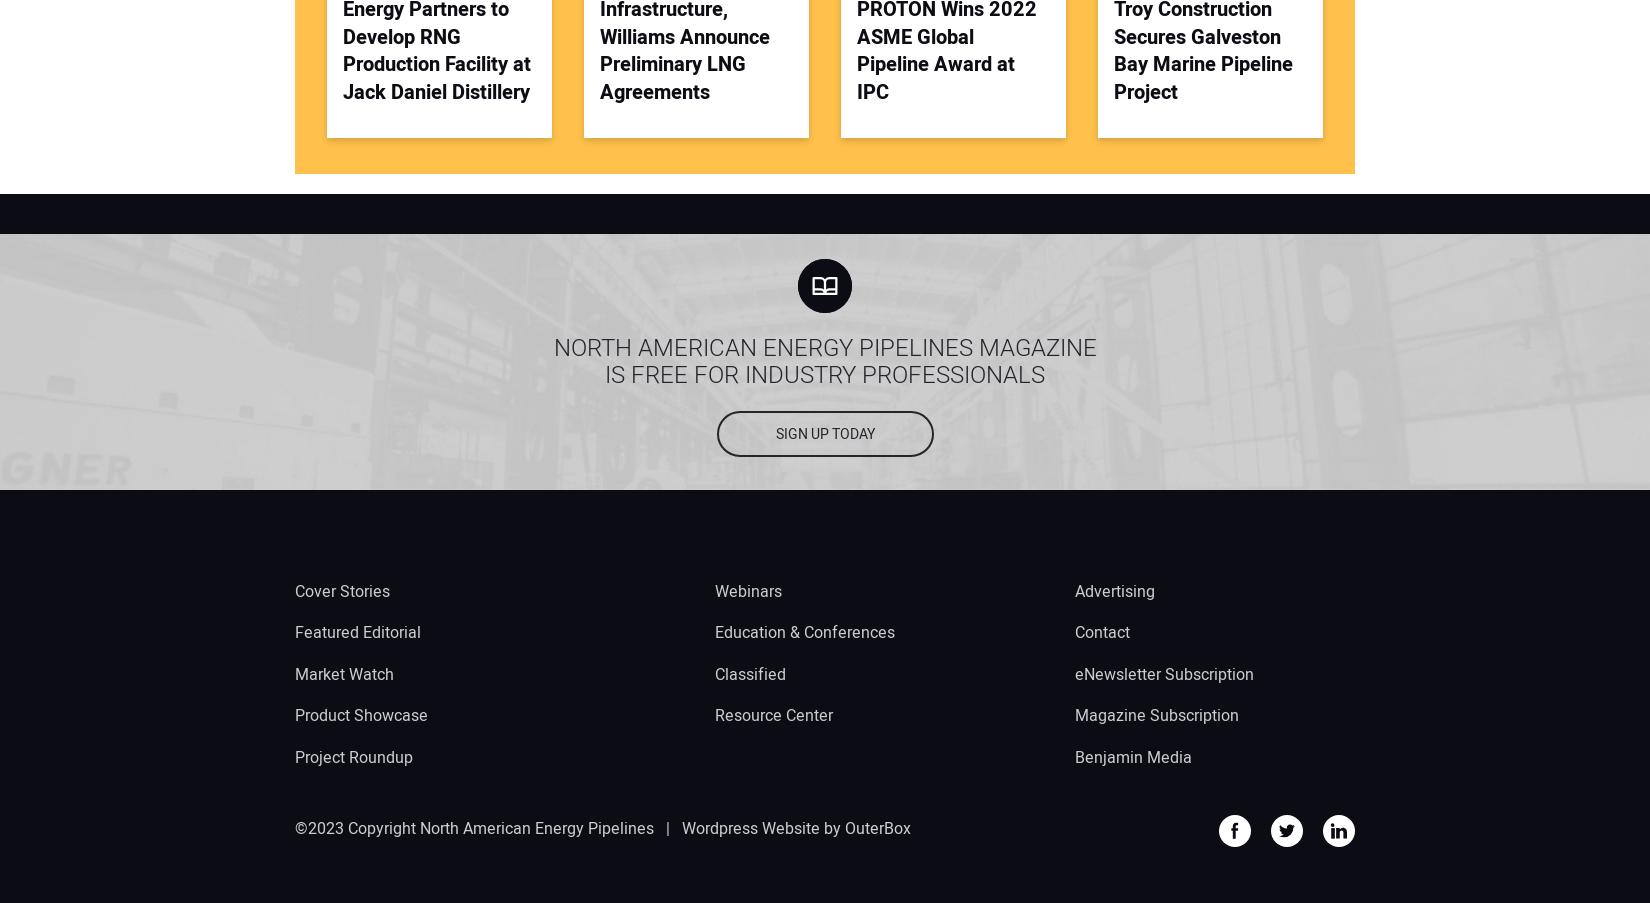  I want to click on 'Benjamin Media', so click(1074, 756).